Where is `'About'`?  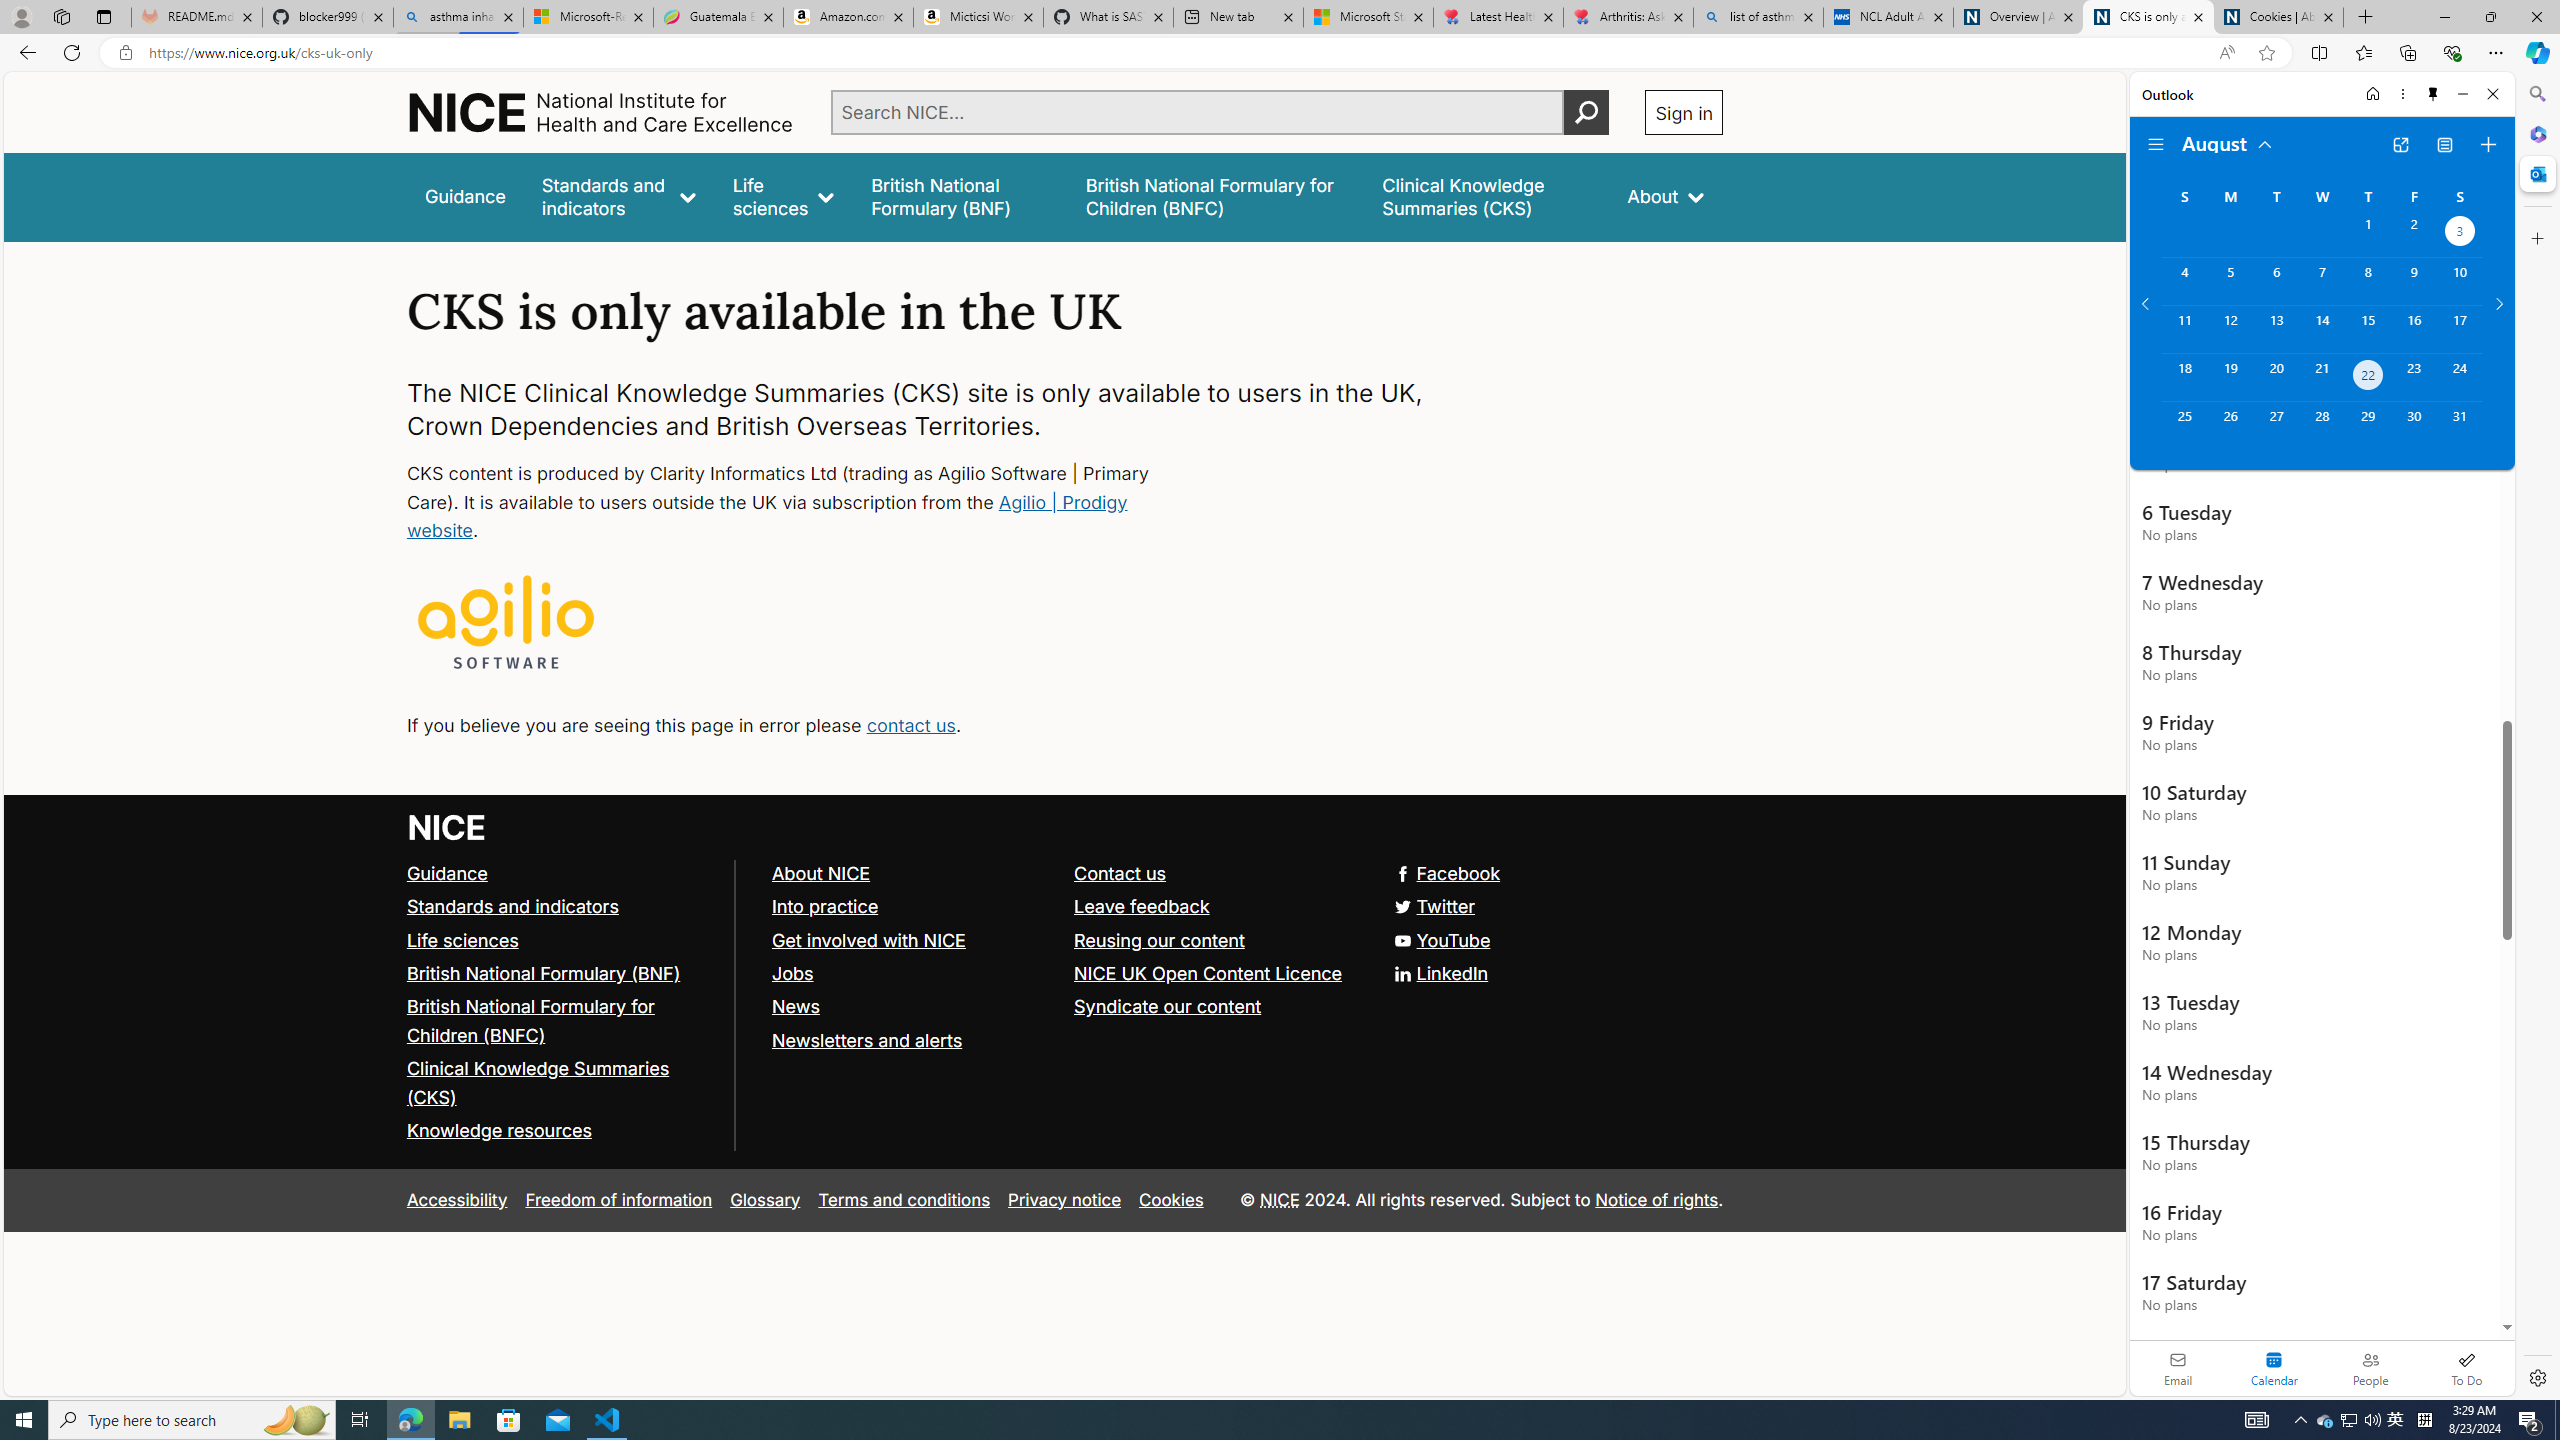 'About' is located at coordinates (1666, 196).